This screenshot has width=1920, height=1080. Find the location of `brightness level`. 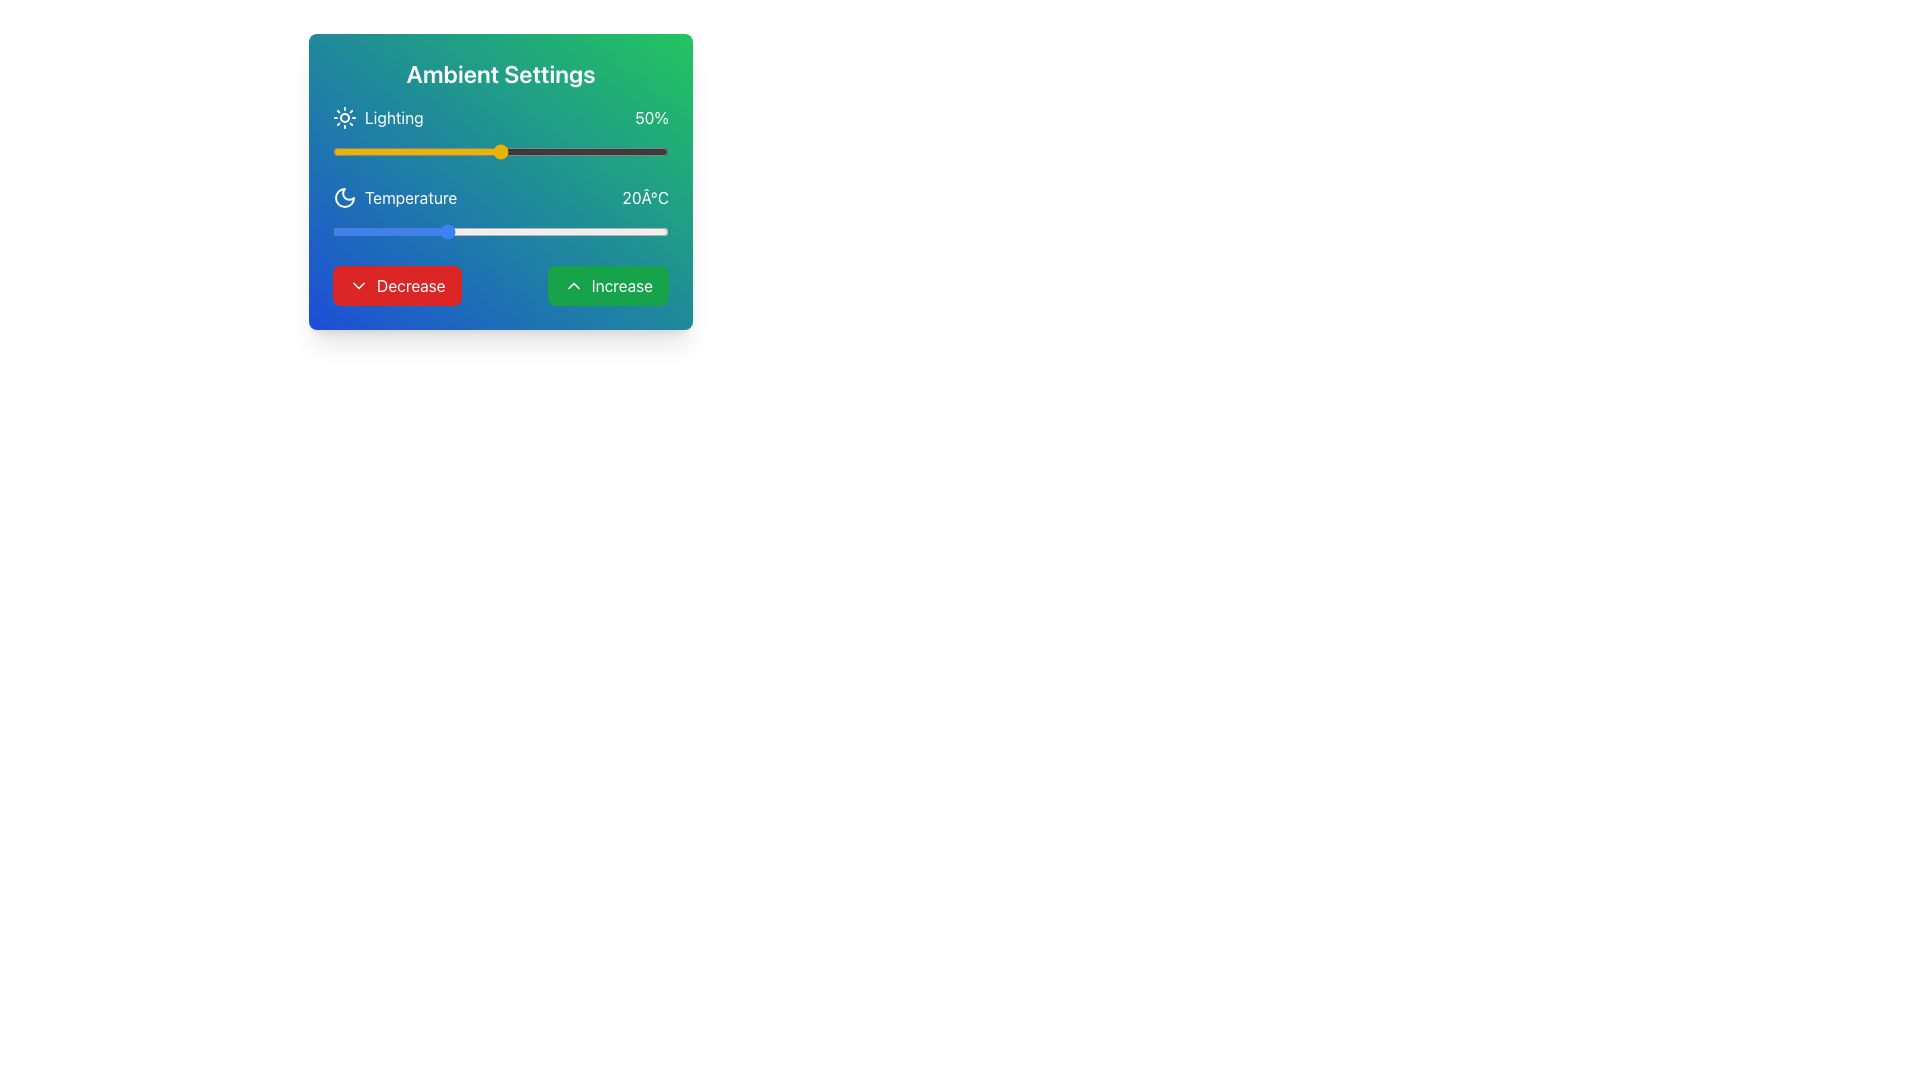

brightness level is located at coordinates (531, 150).